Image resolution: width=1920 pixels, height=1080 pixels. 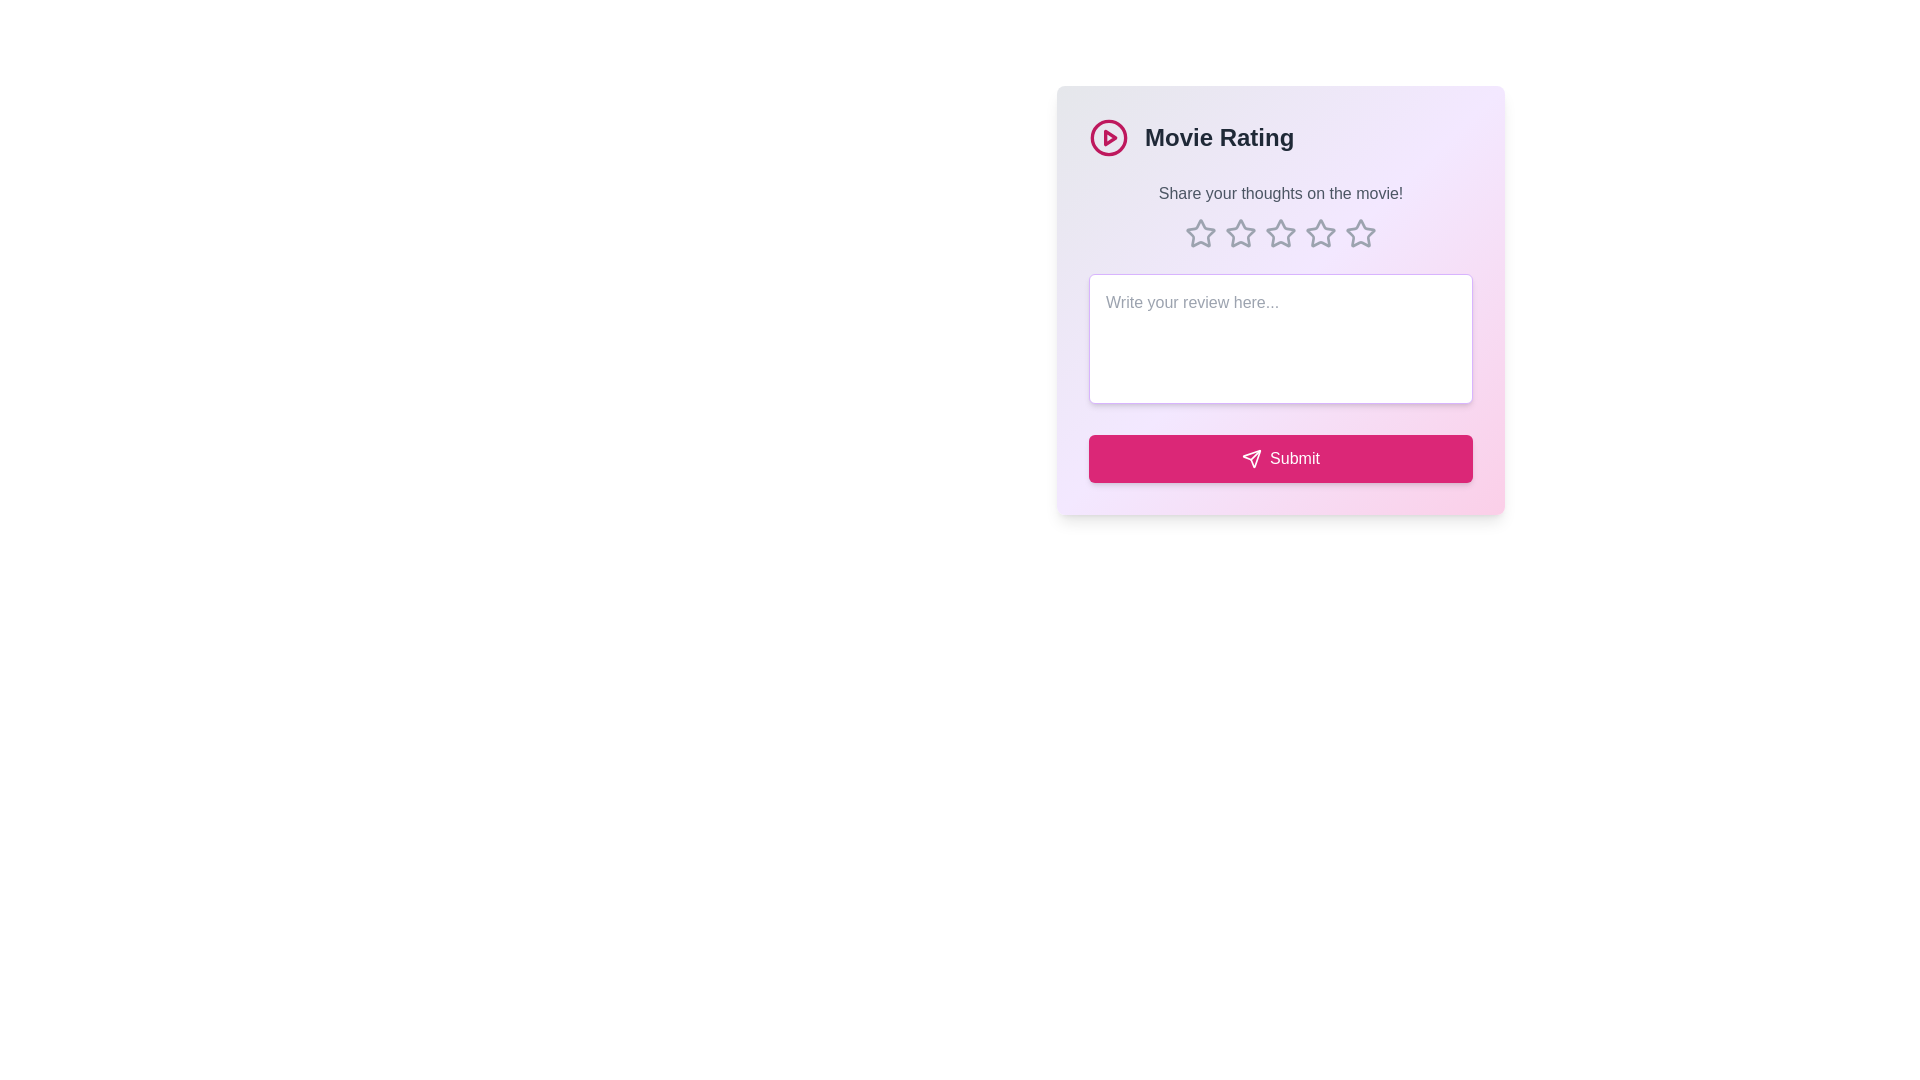 I want to click on the fourth star icon in the Movie Rating card, so click(x=1320, y=233).